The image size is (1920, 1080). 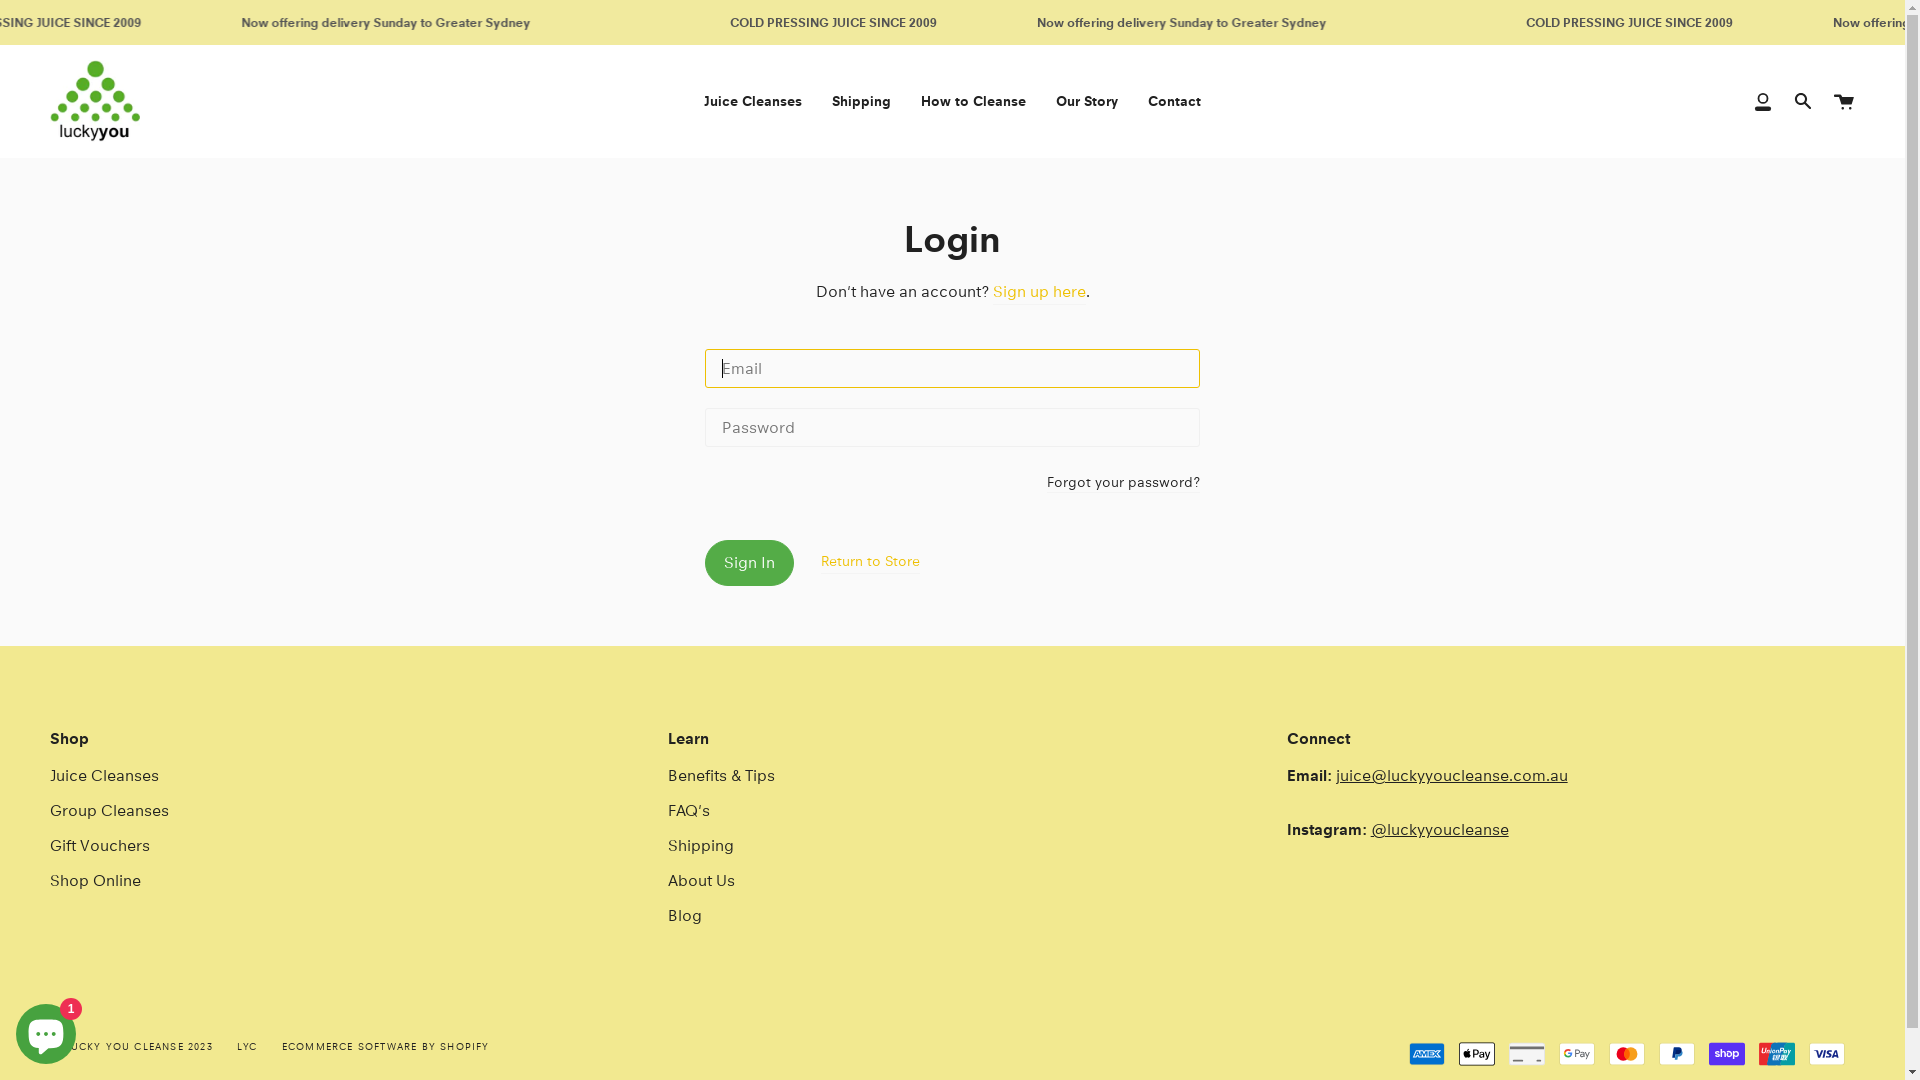 What do you see at coordinates (1085, 100) in the screenshot?
I see `'Our Story'` at bounding box center [1085, 100].